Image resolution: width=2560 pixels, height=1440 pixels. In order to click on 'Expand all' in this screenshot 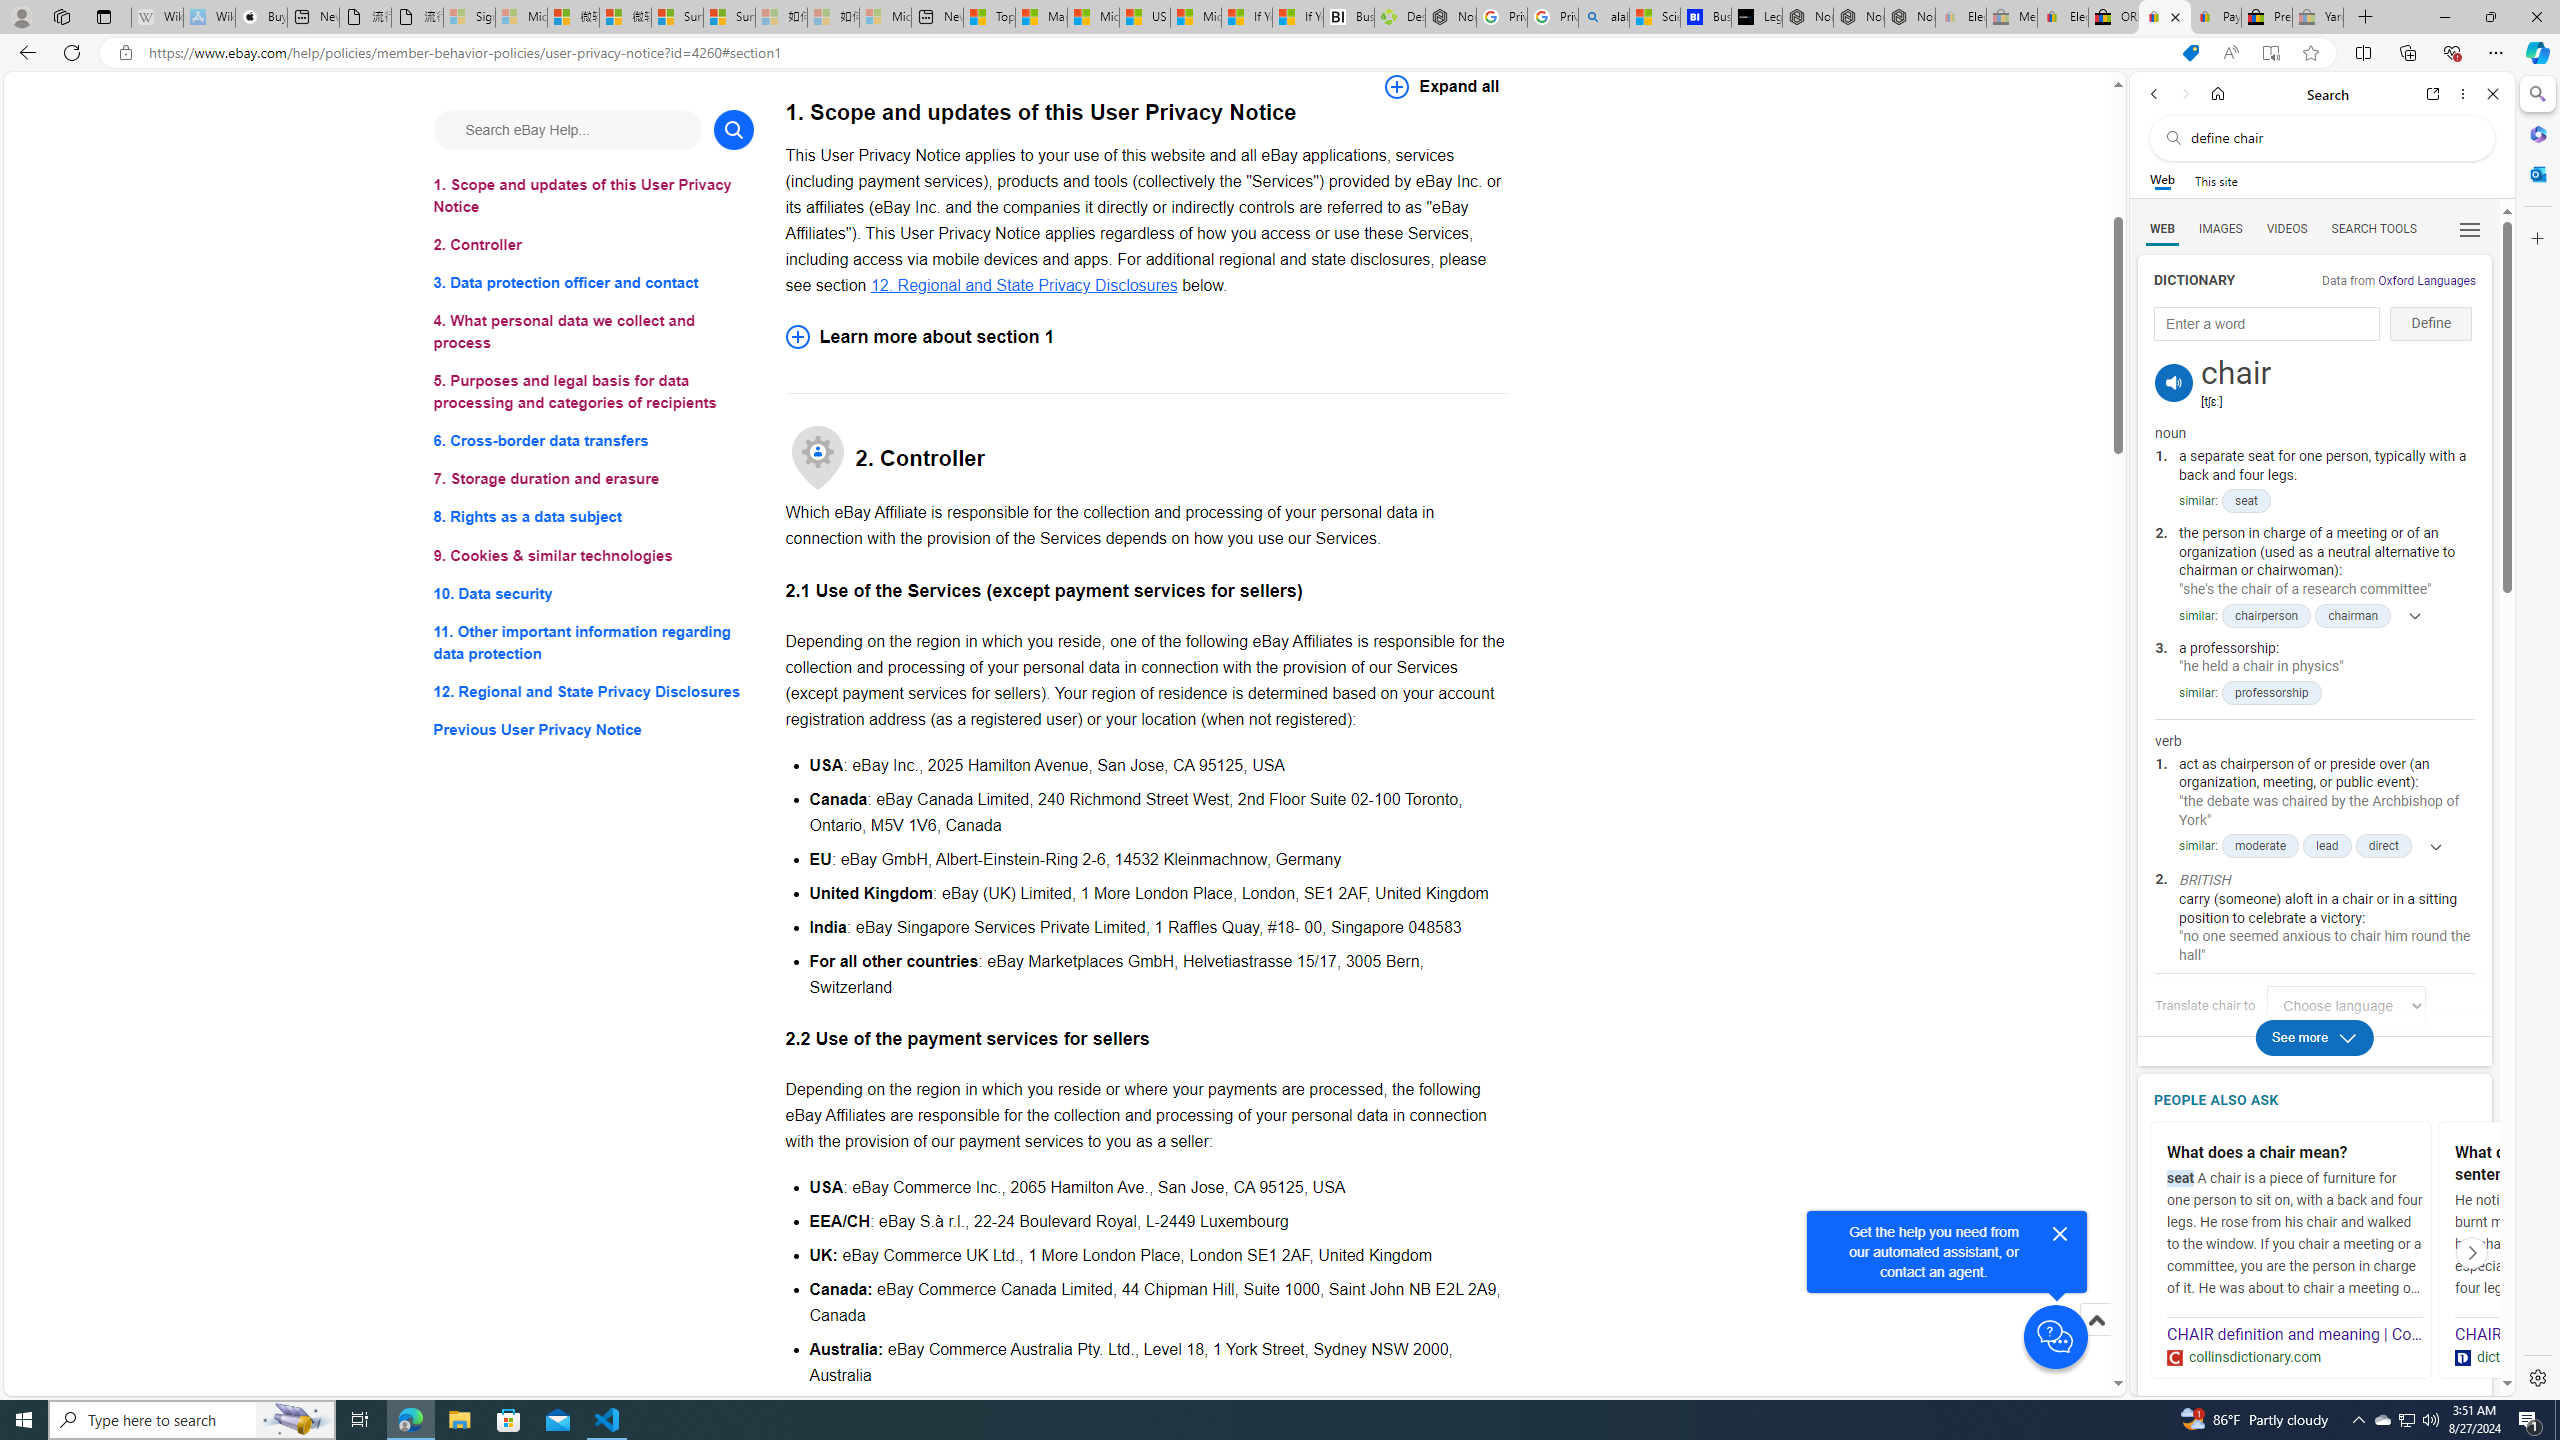, I will do `click(1442, 85)`.